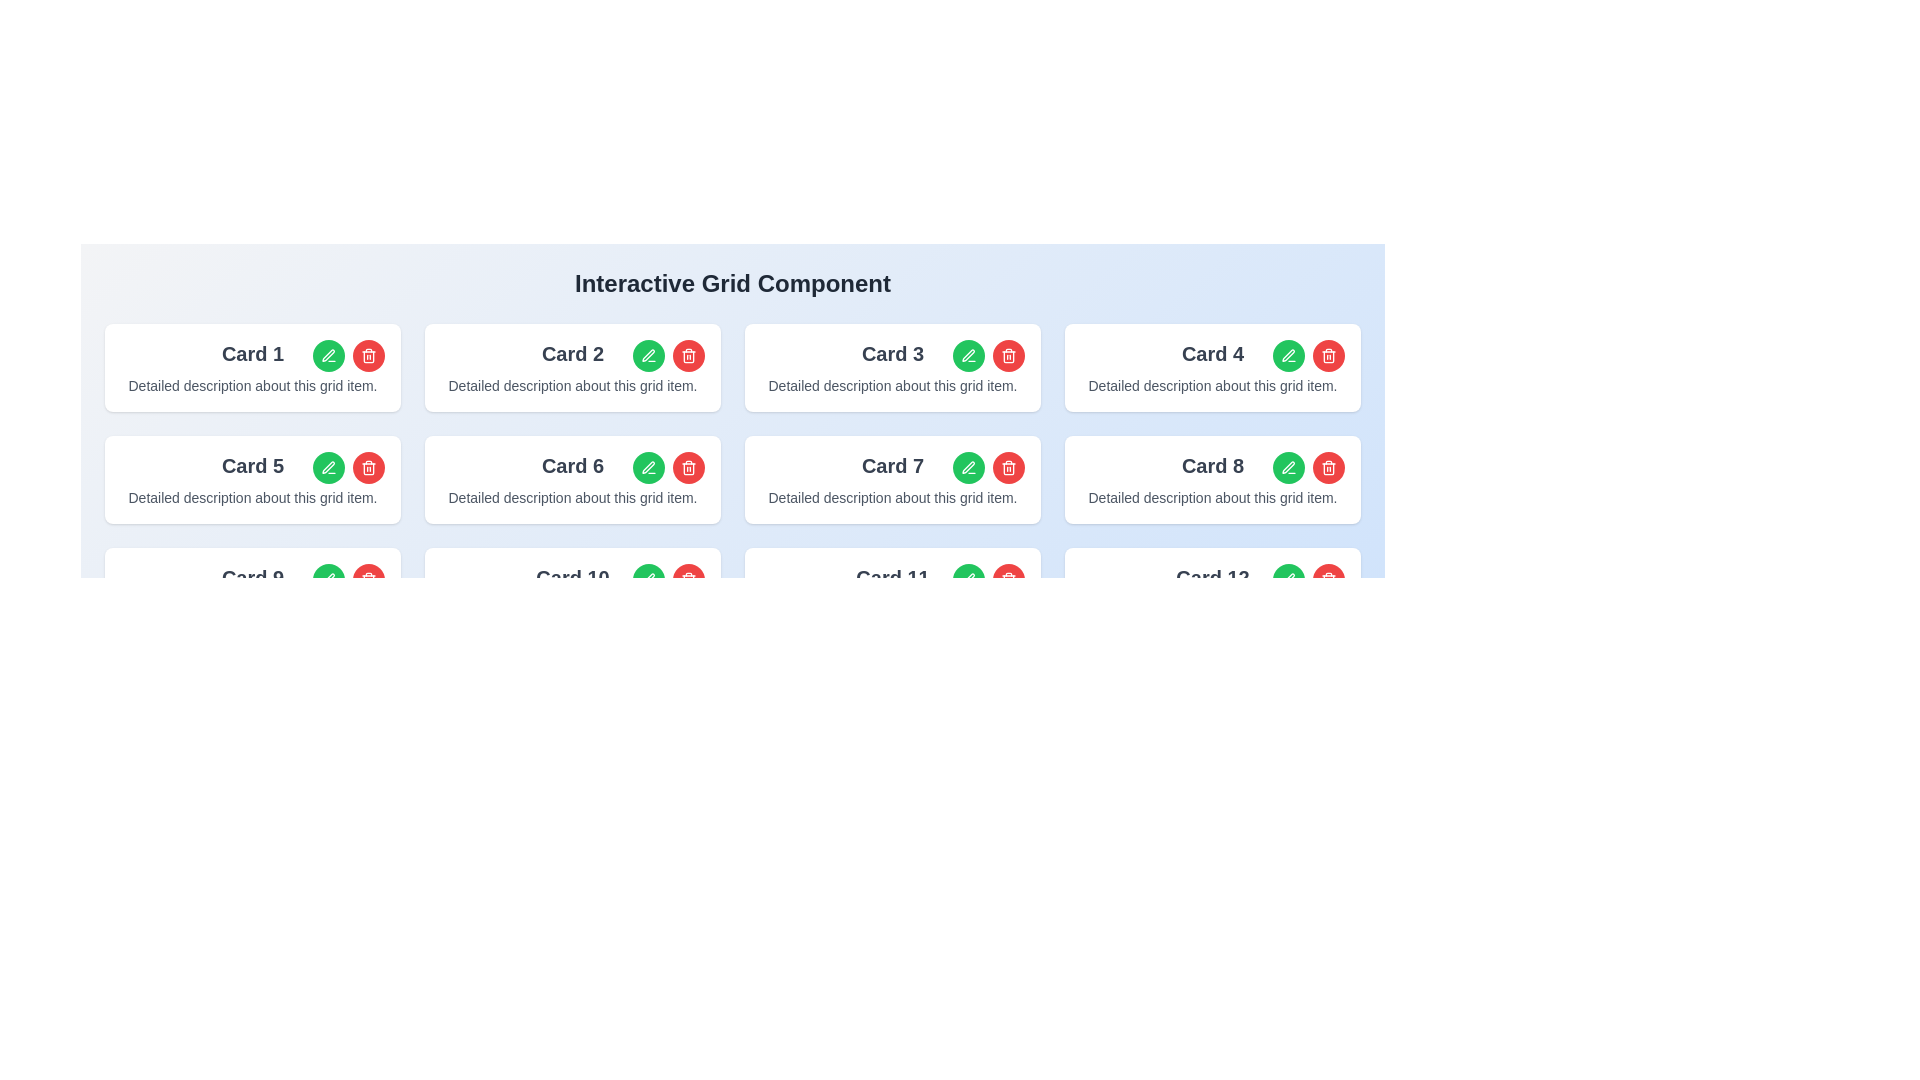 This screenshot has width=1920, height=1080. What do you see at coordinates (369, 581) in the screenshot?
I see `the red rectangular IconButton shaped like a trash bin located at the bottom-right corner of 'Card 6' in the grid` at bounding box center [369, 581].